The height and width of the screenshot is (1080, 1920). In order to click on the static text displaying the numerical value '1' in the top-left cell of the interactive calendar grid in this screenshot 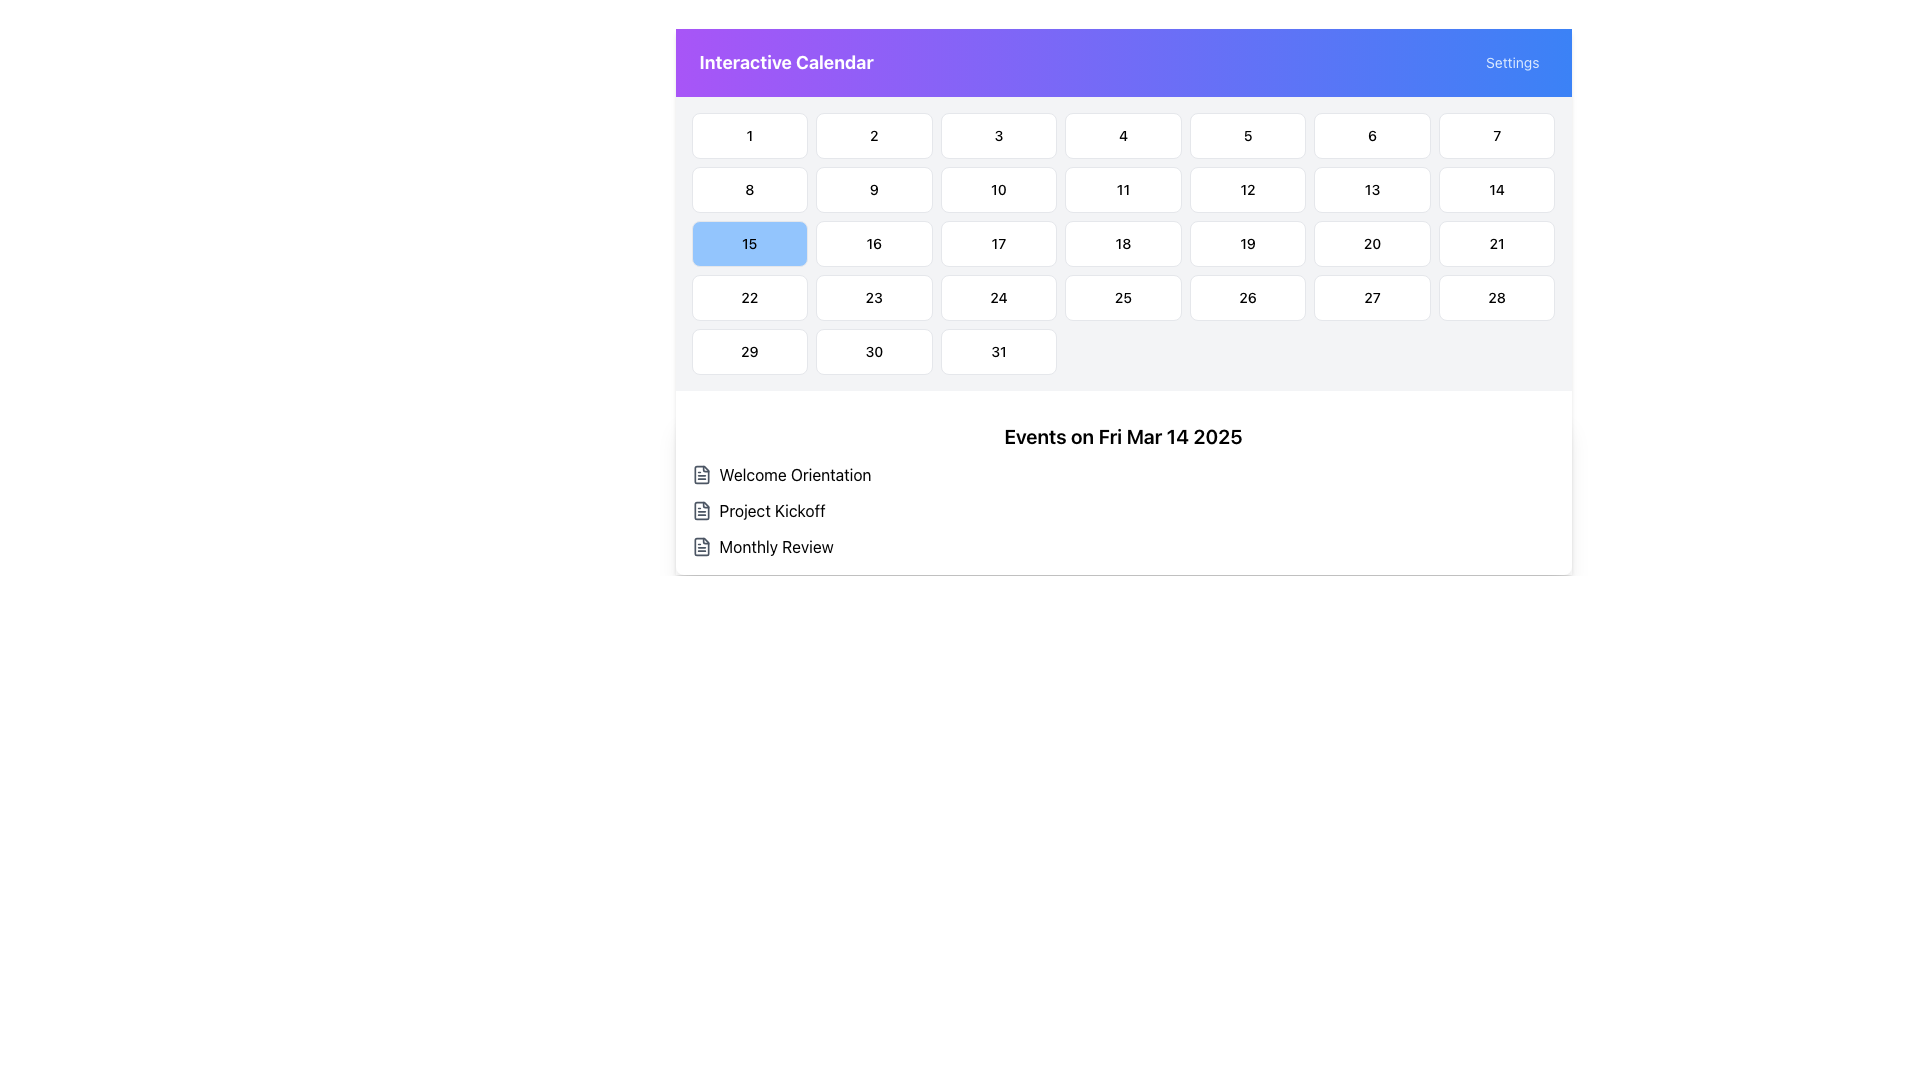, I will do `click(748, 135)`.